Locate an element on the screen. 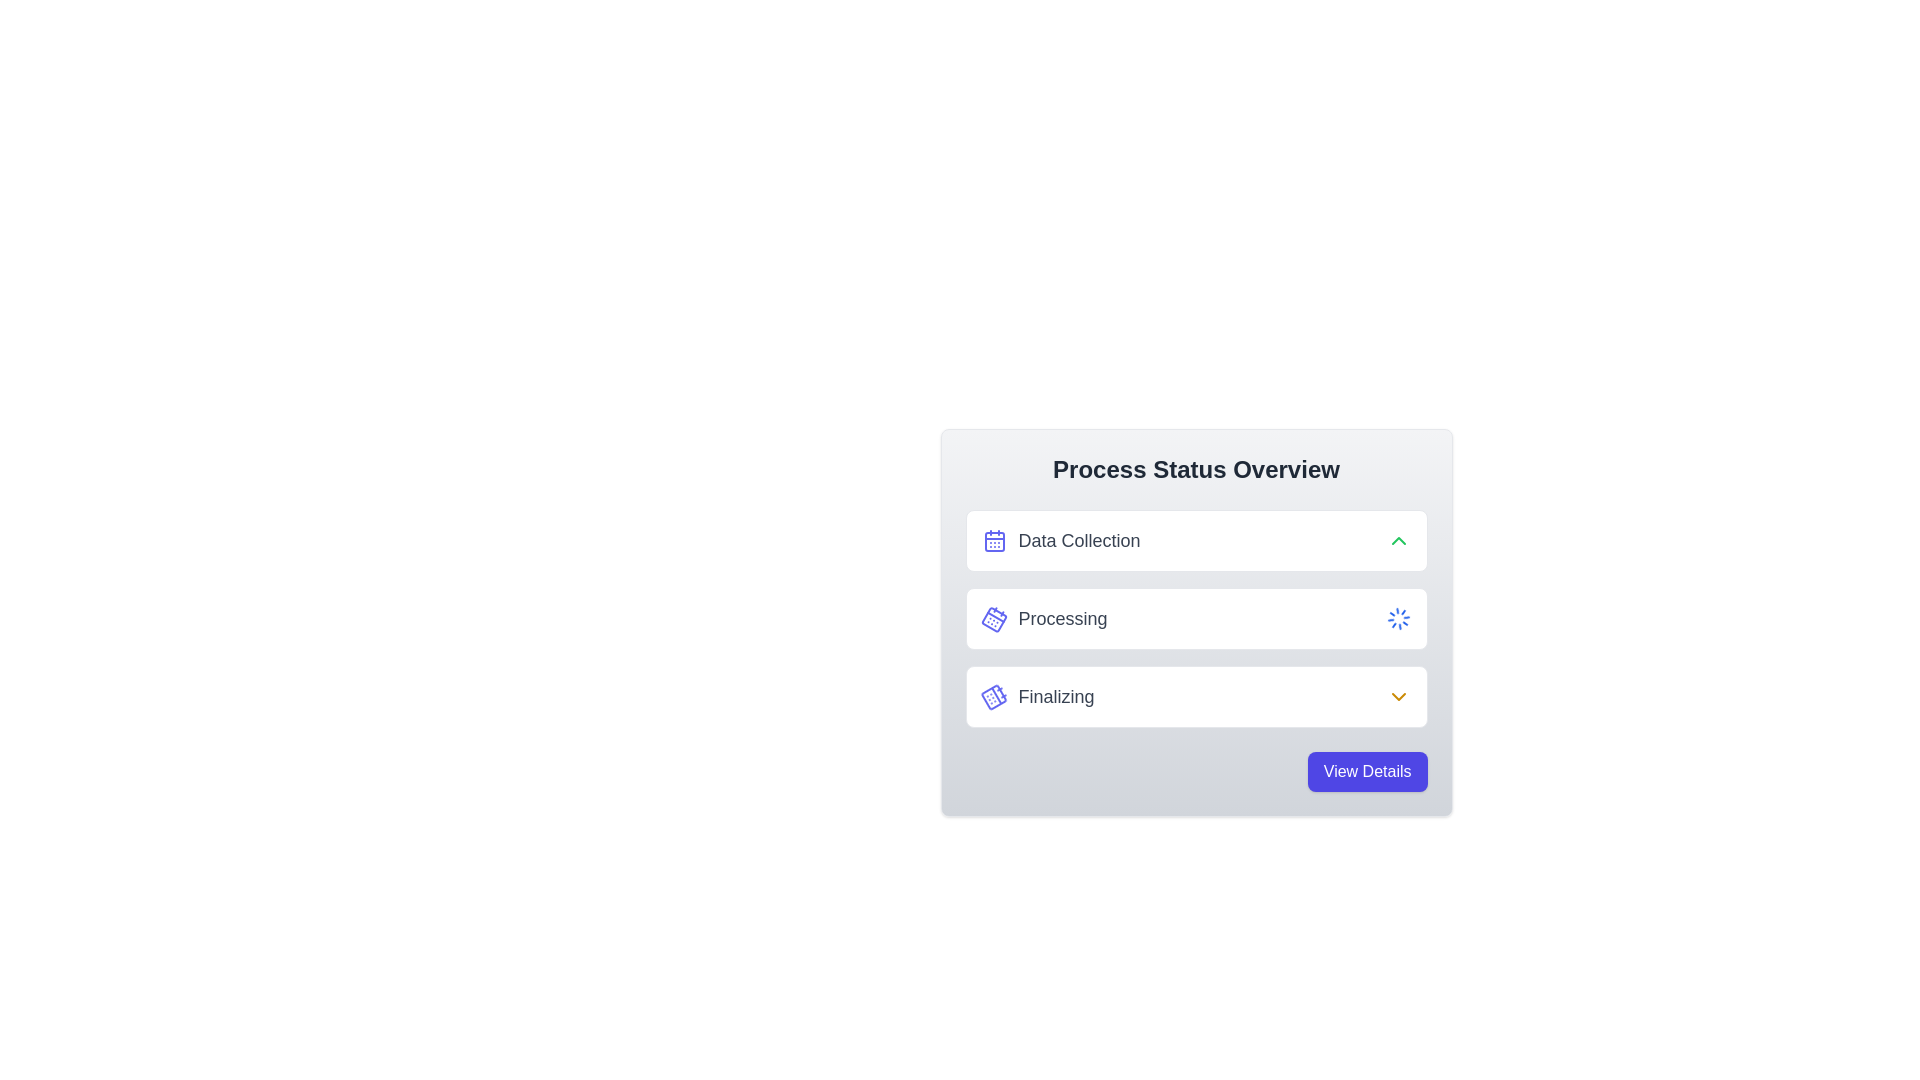 Image resolution: width=1920 pixels, height=1080 pixels. the 'Processing' status indicator, which is the second item in the vertically arranged list of statuses, located between 'Data Collection' and 'Finalizing' in the 'Process Status Overview' section is located at coordinates (1196, 617).